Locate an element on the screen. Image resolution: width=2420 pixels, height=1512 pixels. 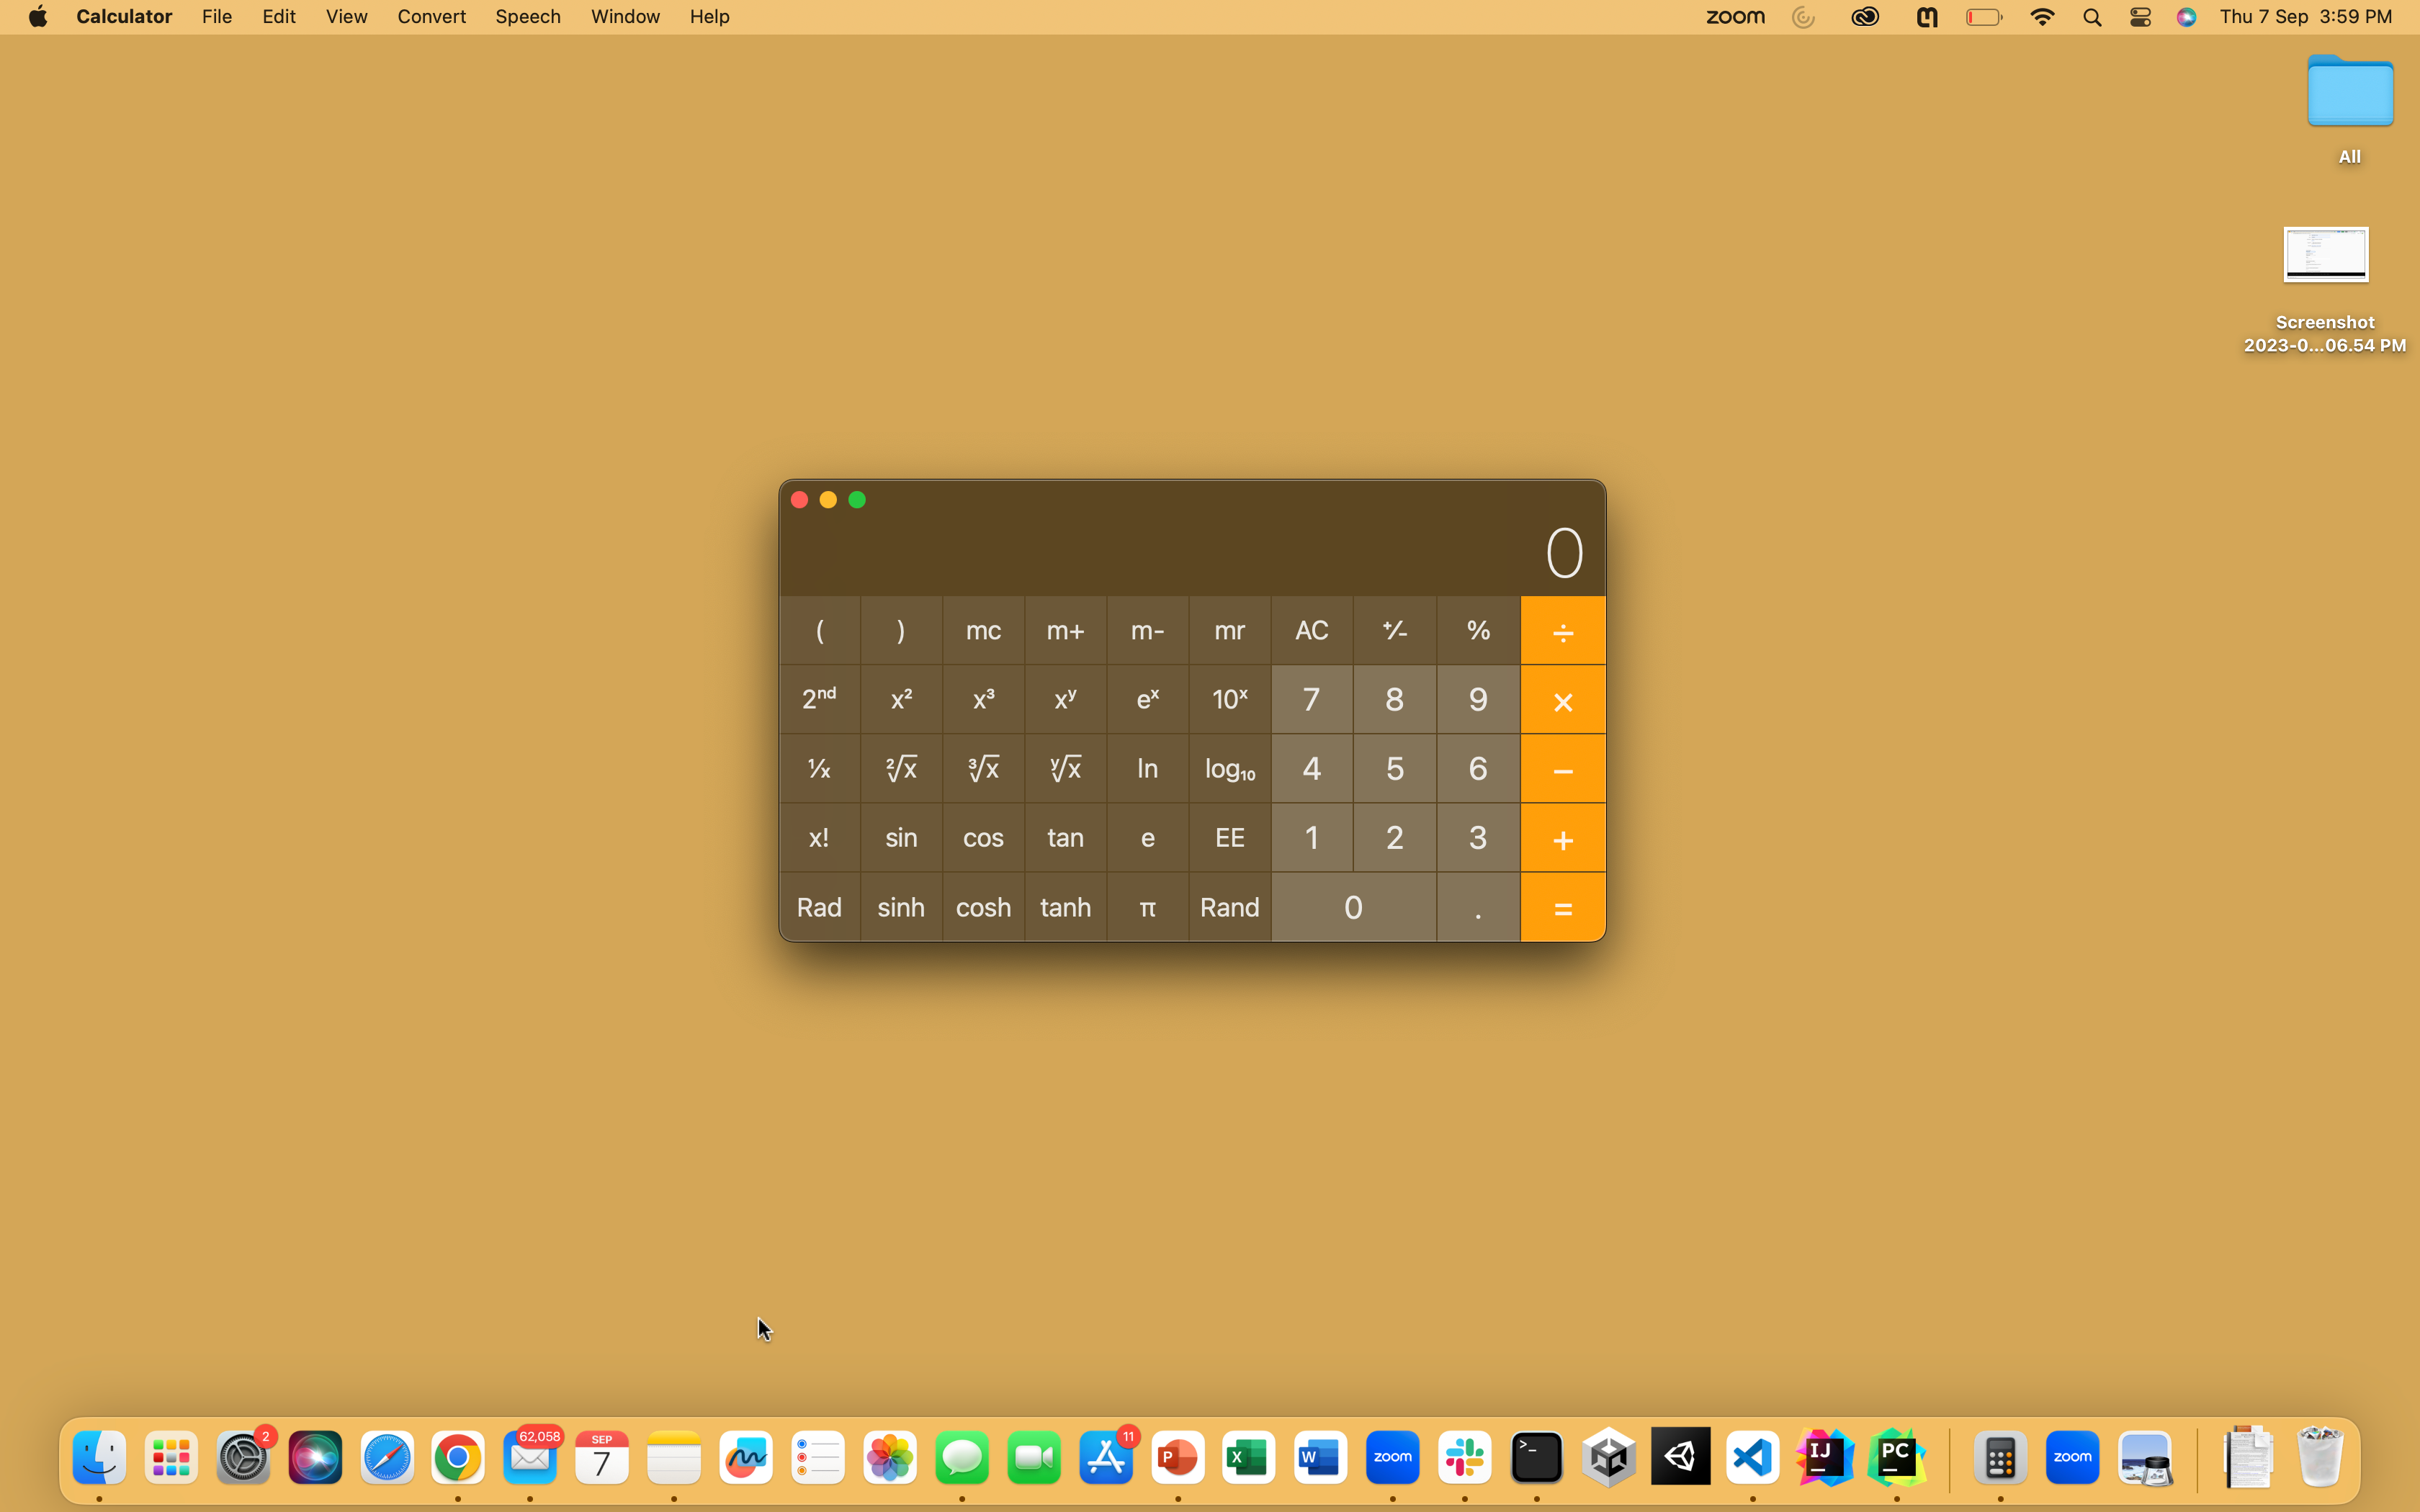
Enter the digits 3 and 0, then select the tangent function is located at coordinates (1479, 835).